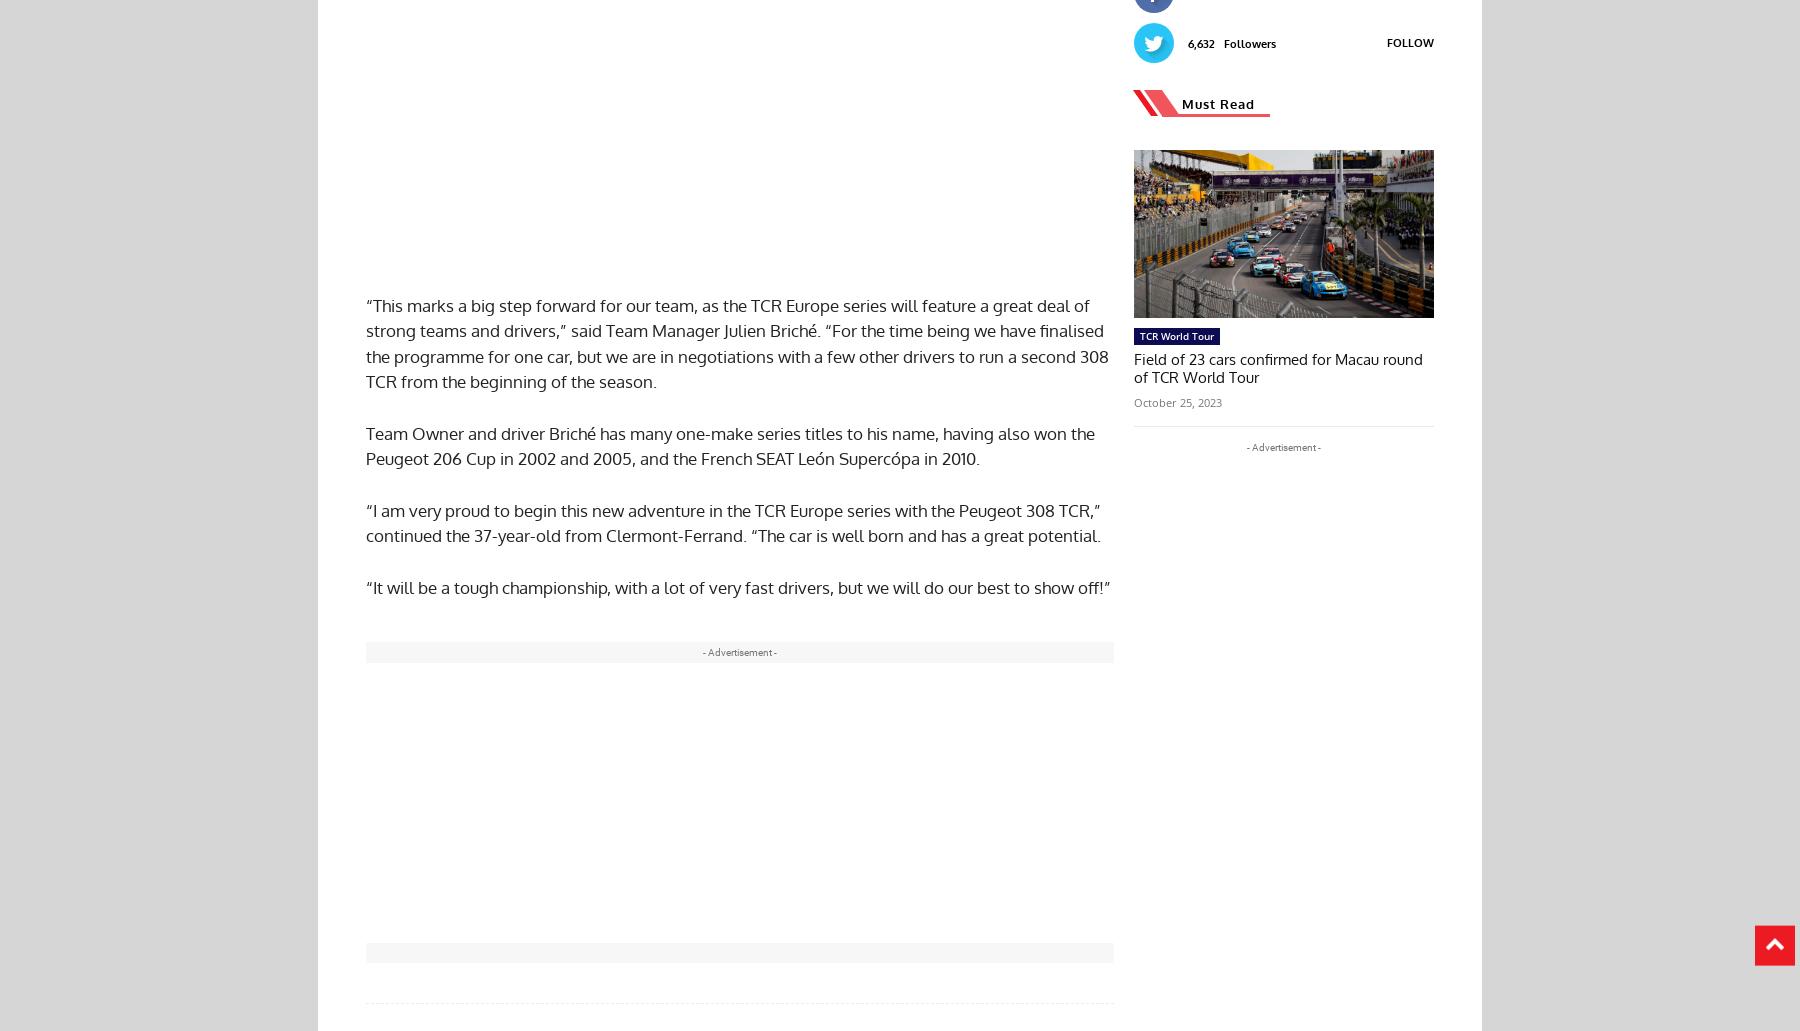 The height and width of the screenshot is (1031, 1800). What do you see at coordinates (1278, 366) in the screenshot?
I see `'Field of 23 cars confirmed for Macau round of TCR World Tour'` at bounding box center [1278, 366].